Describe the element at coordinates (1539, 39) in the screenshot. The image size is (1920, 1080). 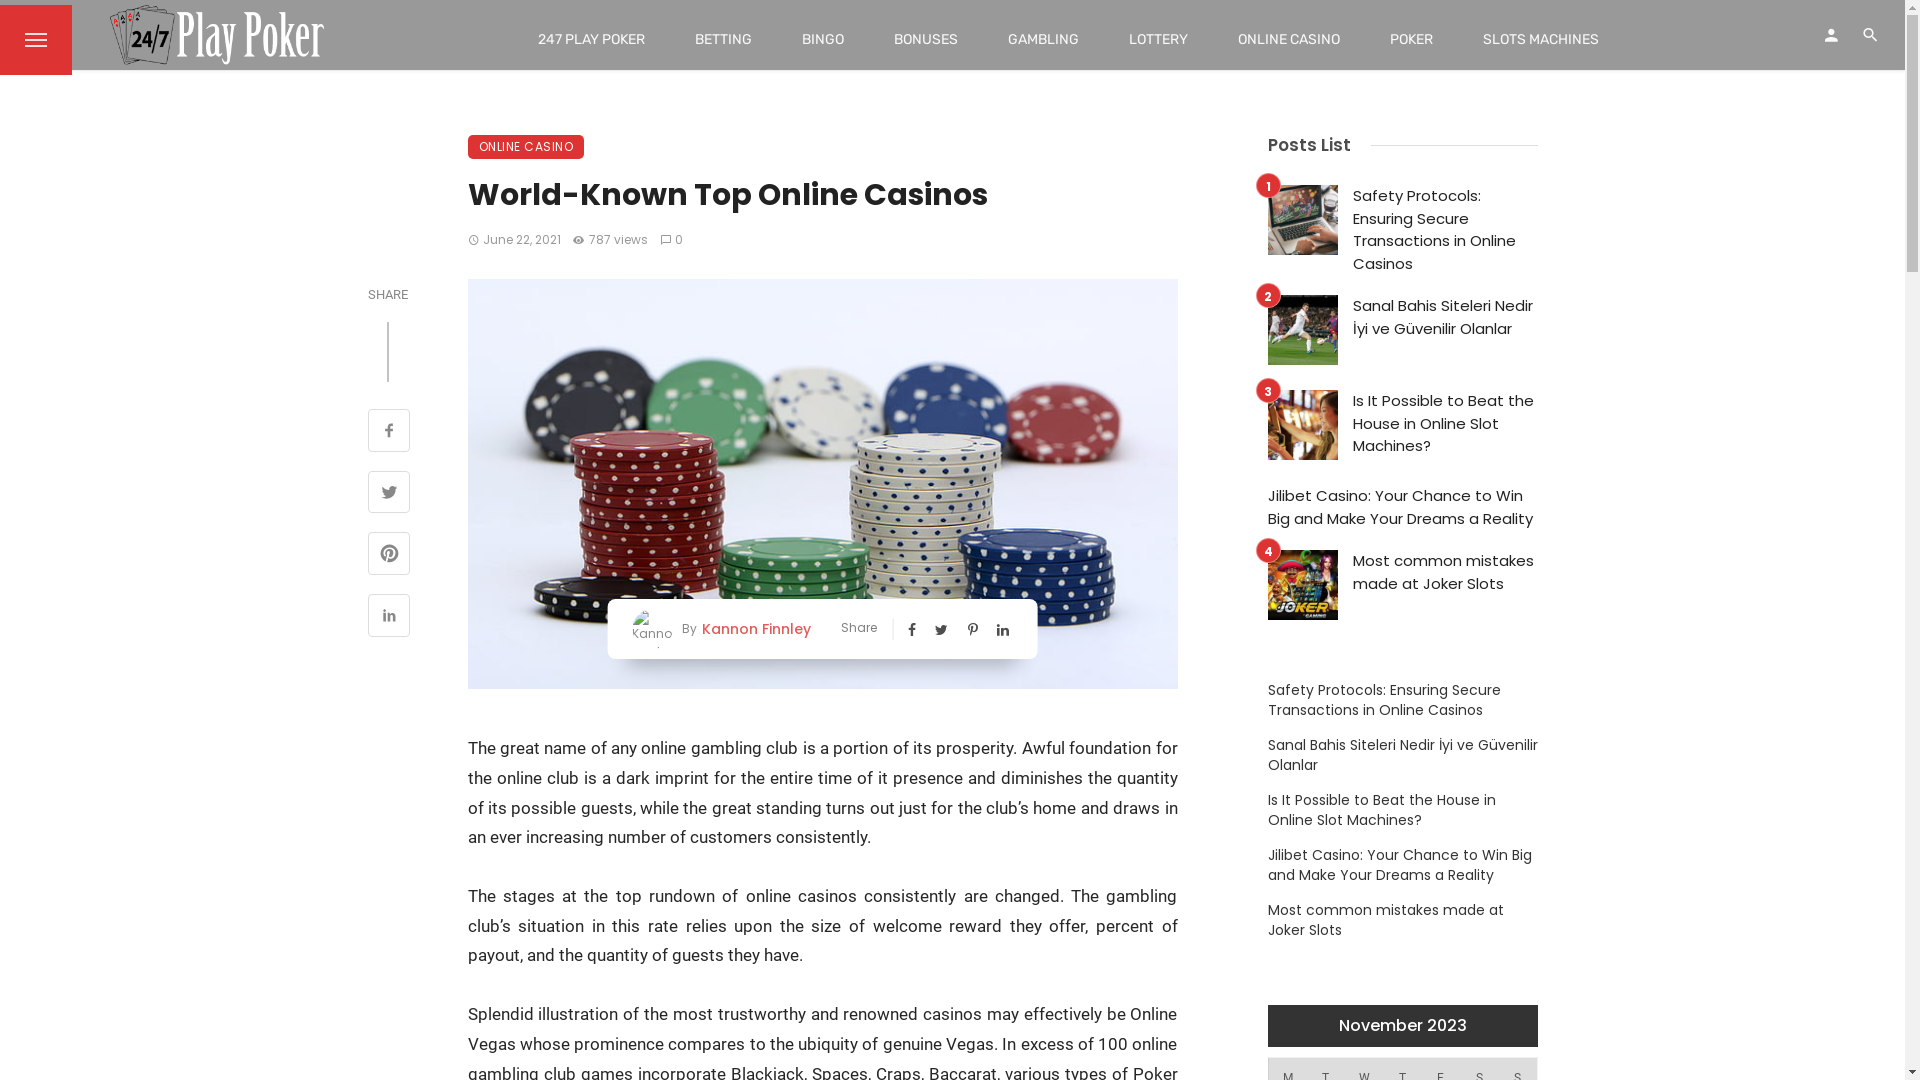
I see `'SLOTS MACHINES'` at that location.